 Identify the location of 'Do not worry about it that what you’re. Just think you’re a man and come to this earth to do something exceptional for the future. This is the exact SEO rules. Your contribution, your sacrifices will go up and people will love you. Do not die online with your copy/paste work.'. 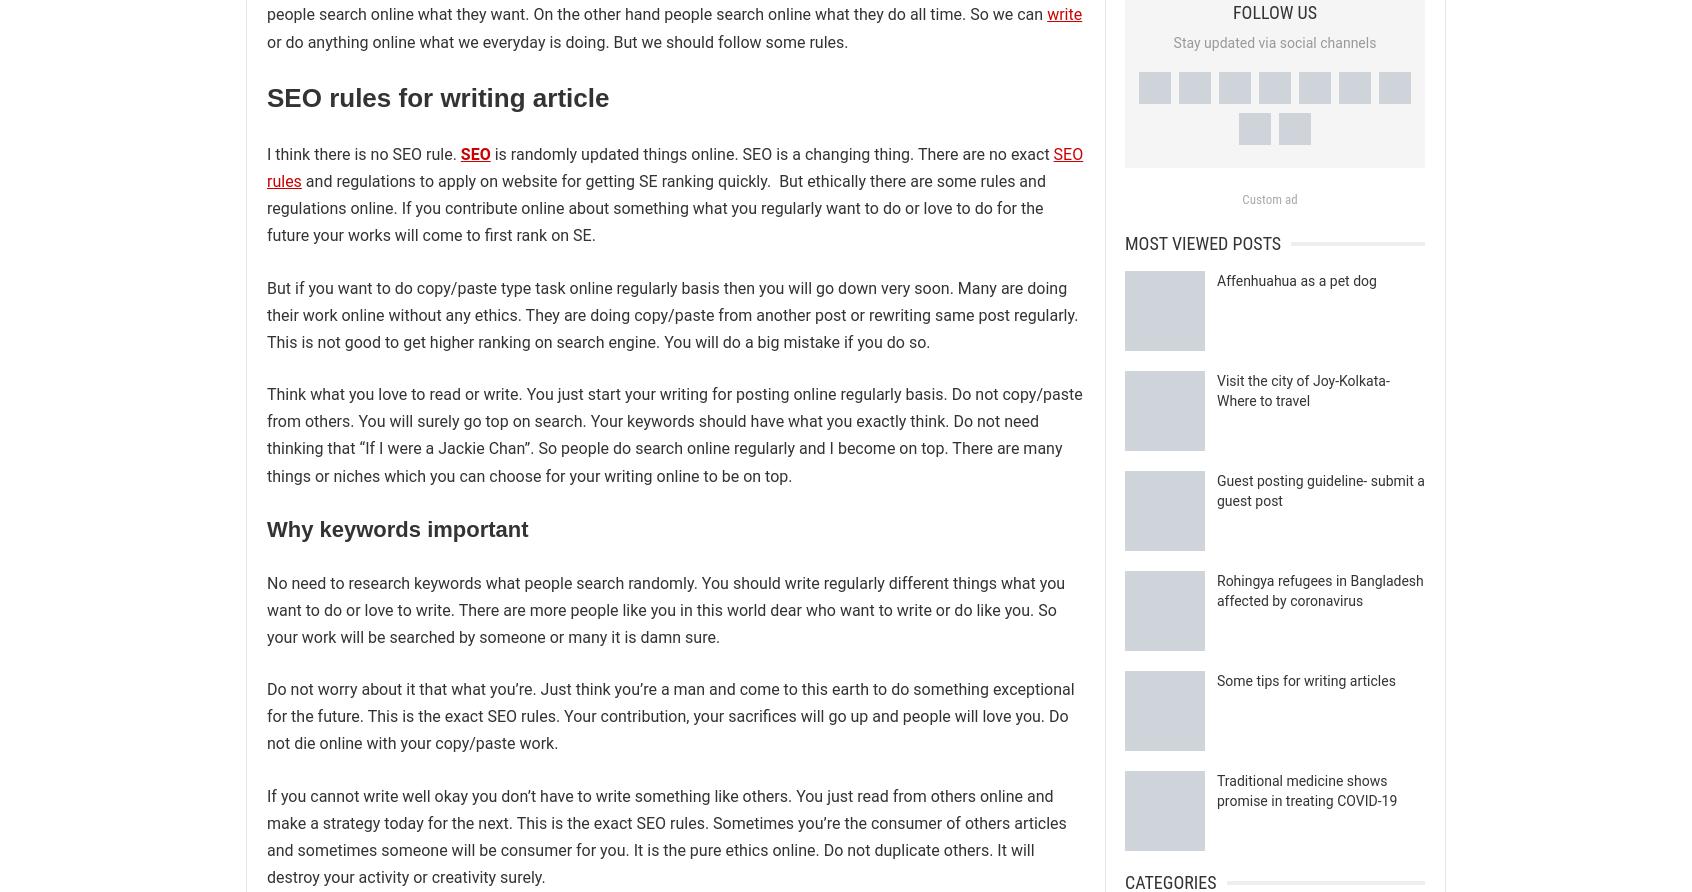
(266, 716).